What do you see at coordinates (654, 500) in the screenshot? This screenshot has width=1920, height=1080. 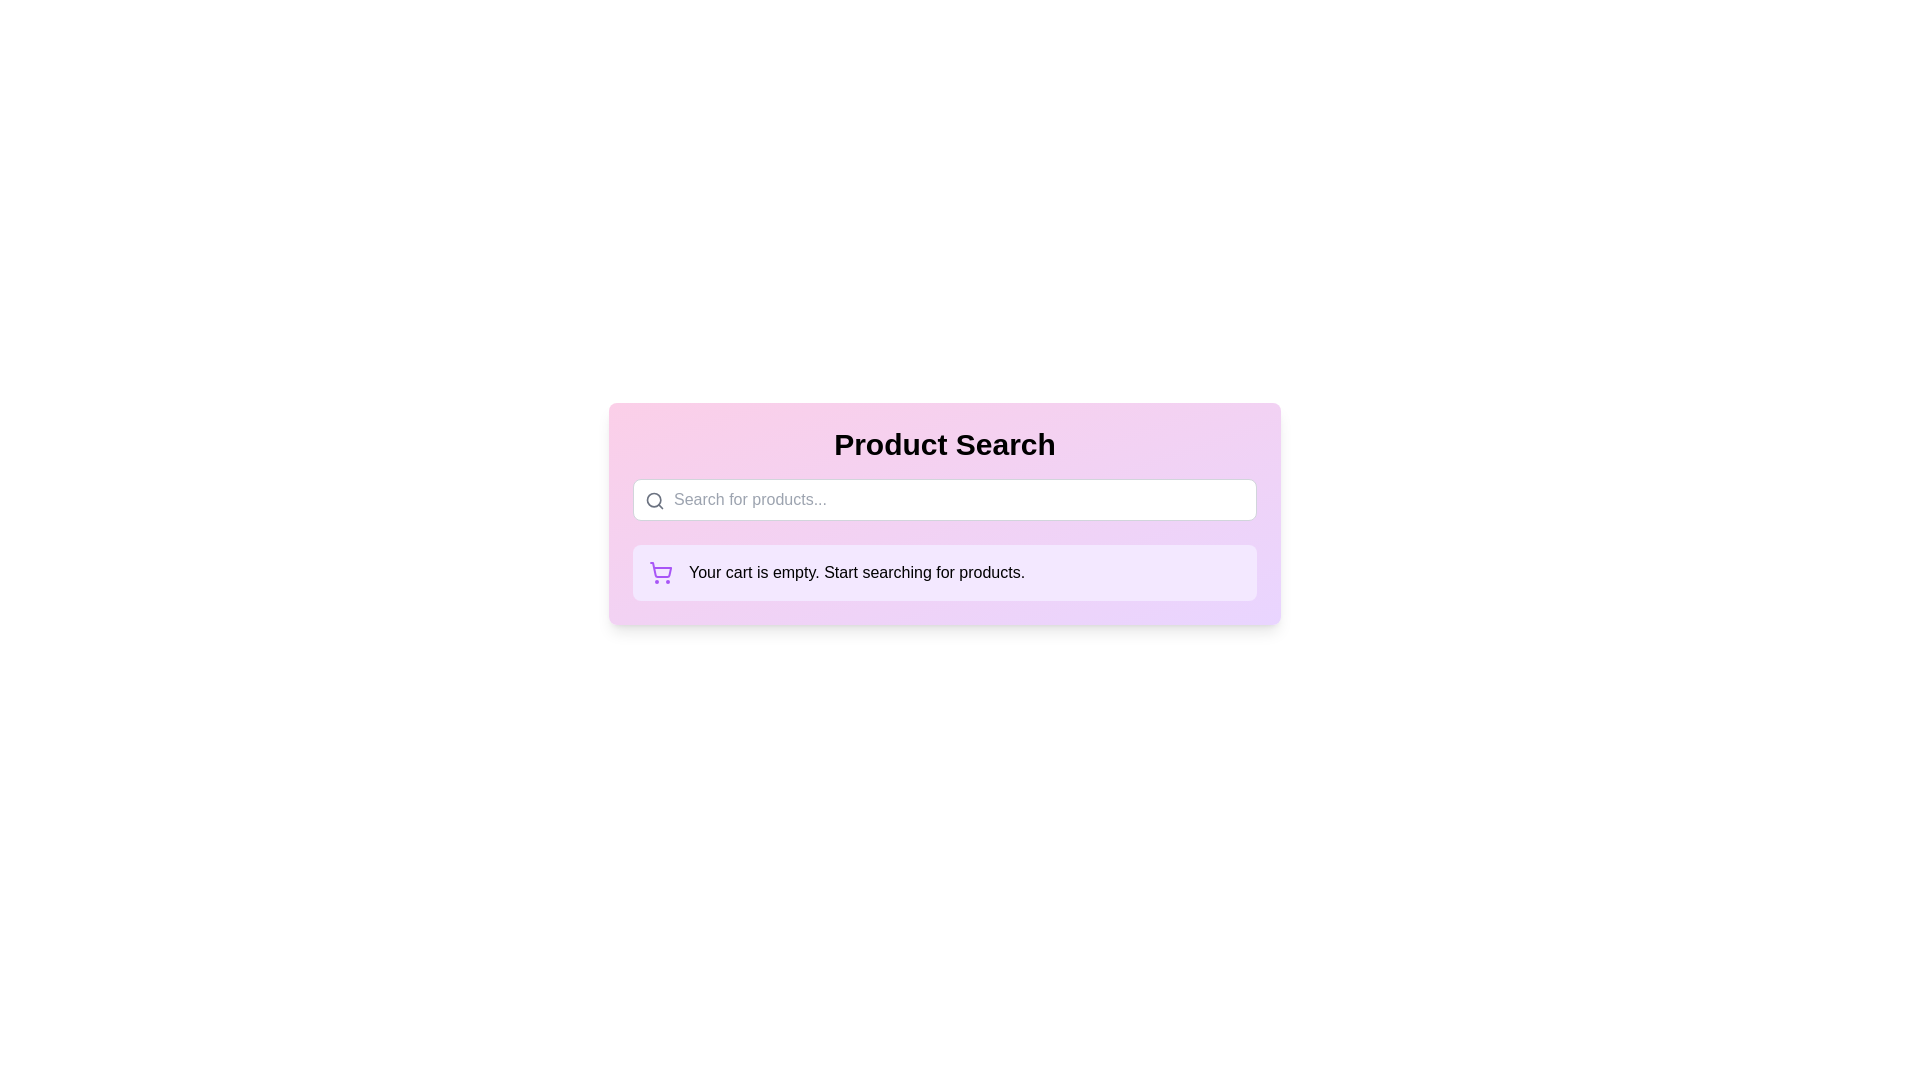 I see `the Search icon located on the left side of the search input field` at bounding box center [654, 500].